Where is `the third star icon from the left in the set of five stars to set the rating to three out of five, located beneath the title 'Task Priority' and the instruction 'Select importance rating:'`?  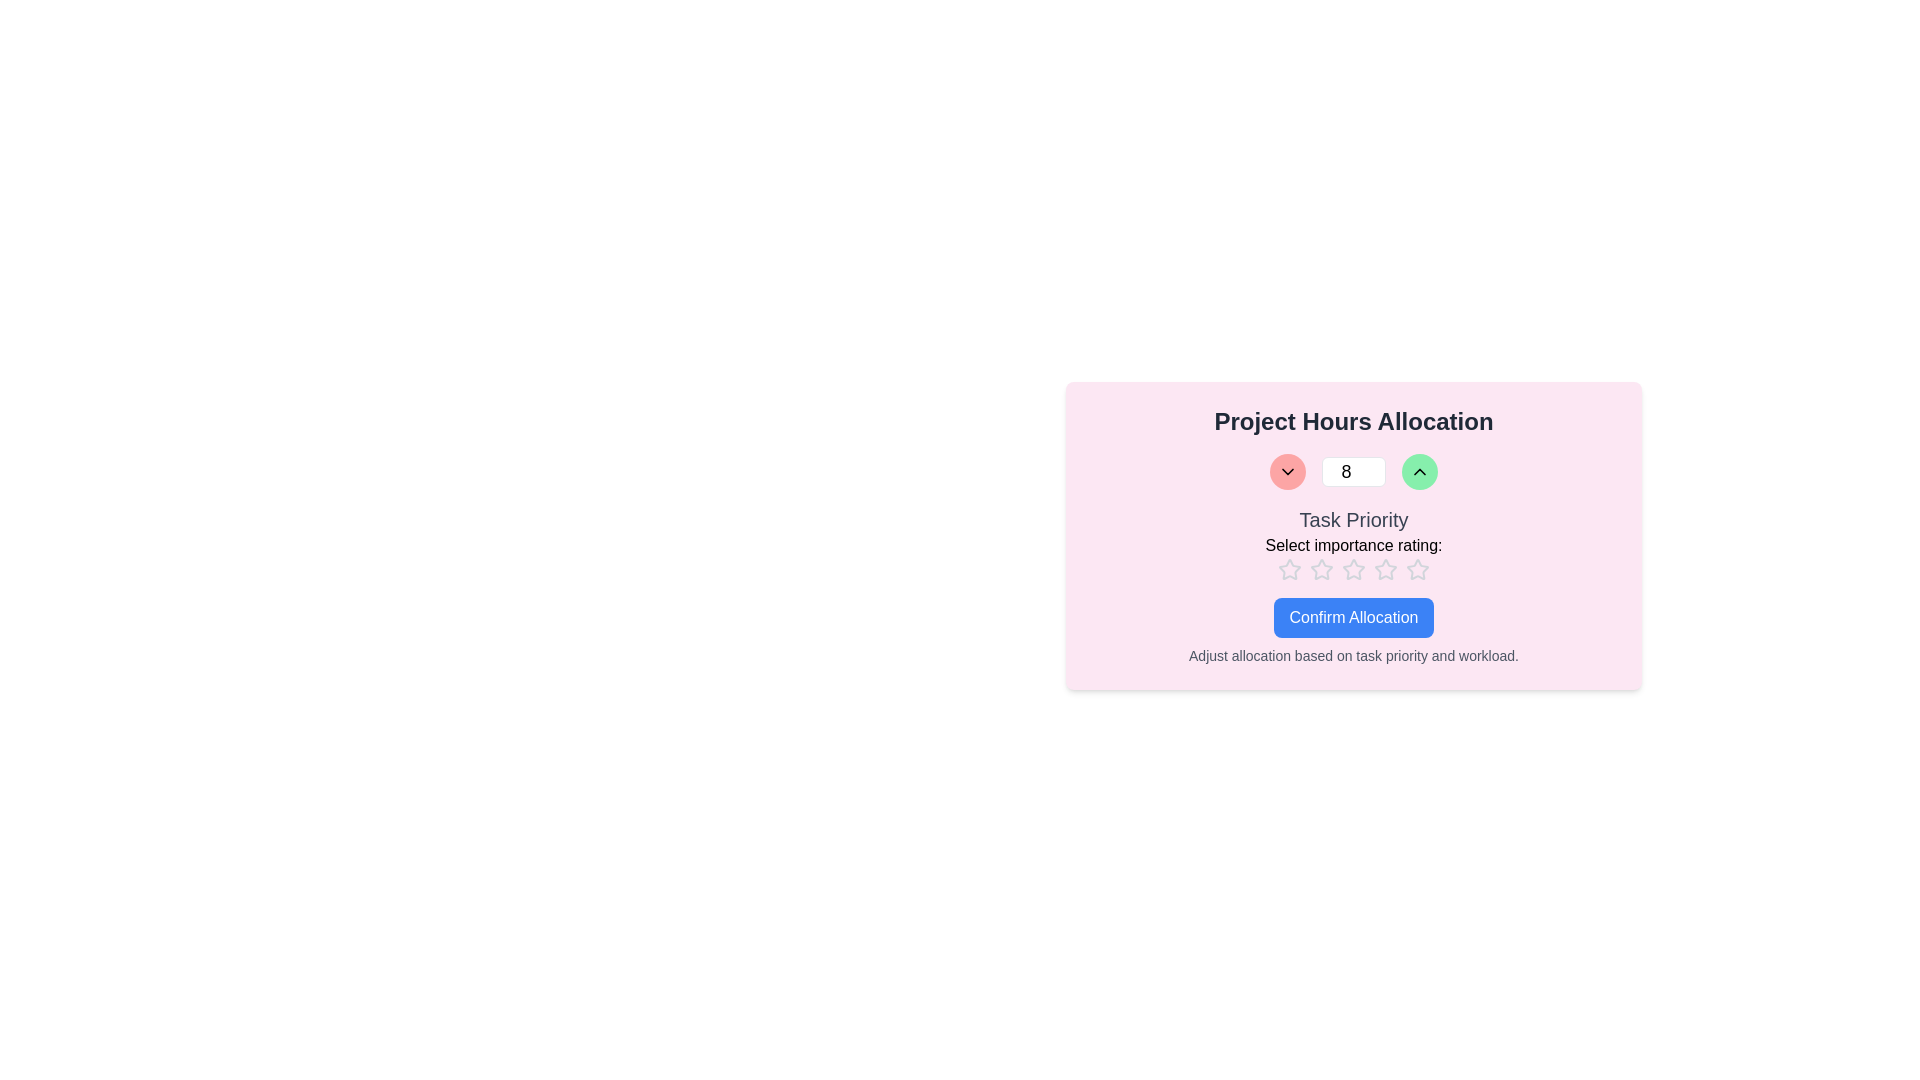 the third star icon from the left in the set of five stars to set the rating to three out of five, located beneath the title 'Task Priority' and the instruction 'Select importance rating:' is located at coordinates (1353, 569).